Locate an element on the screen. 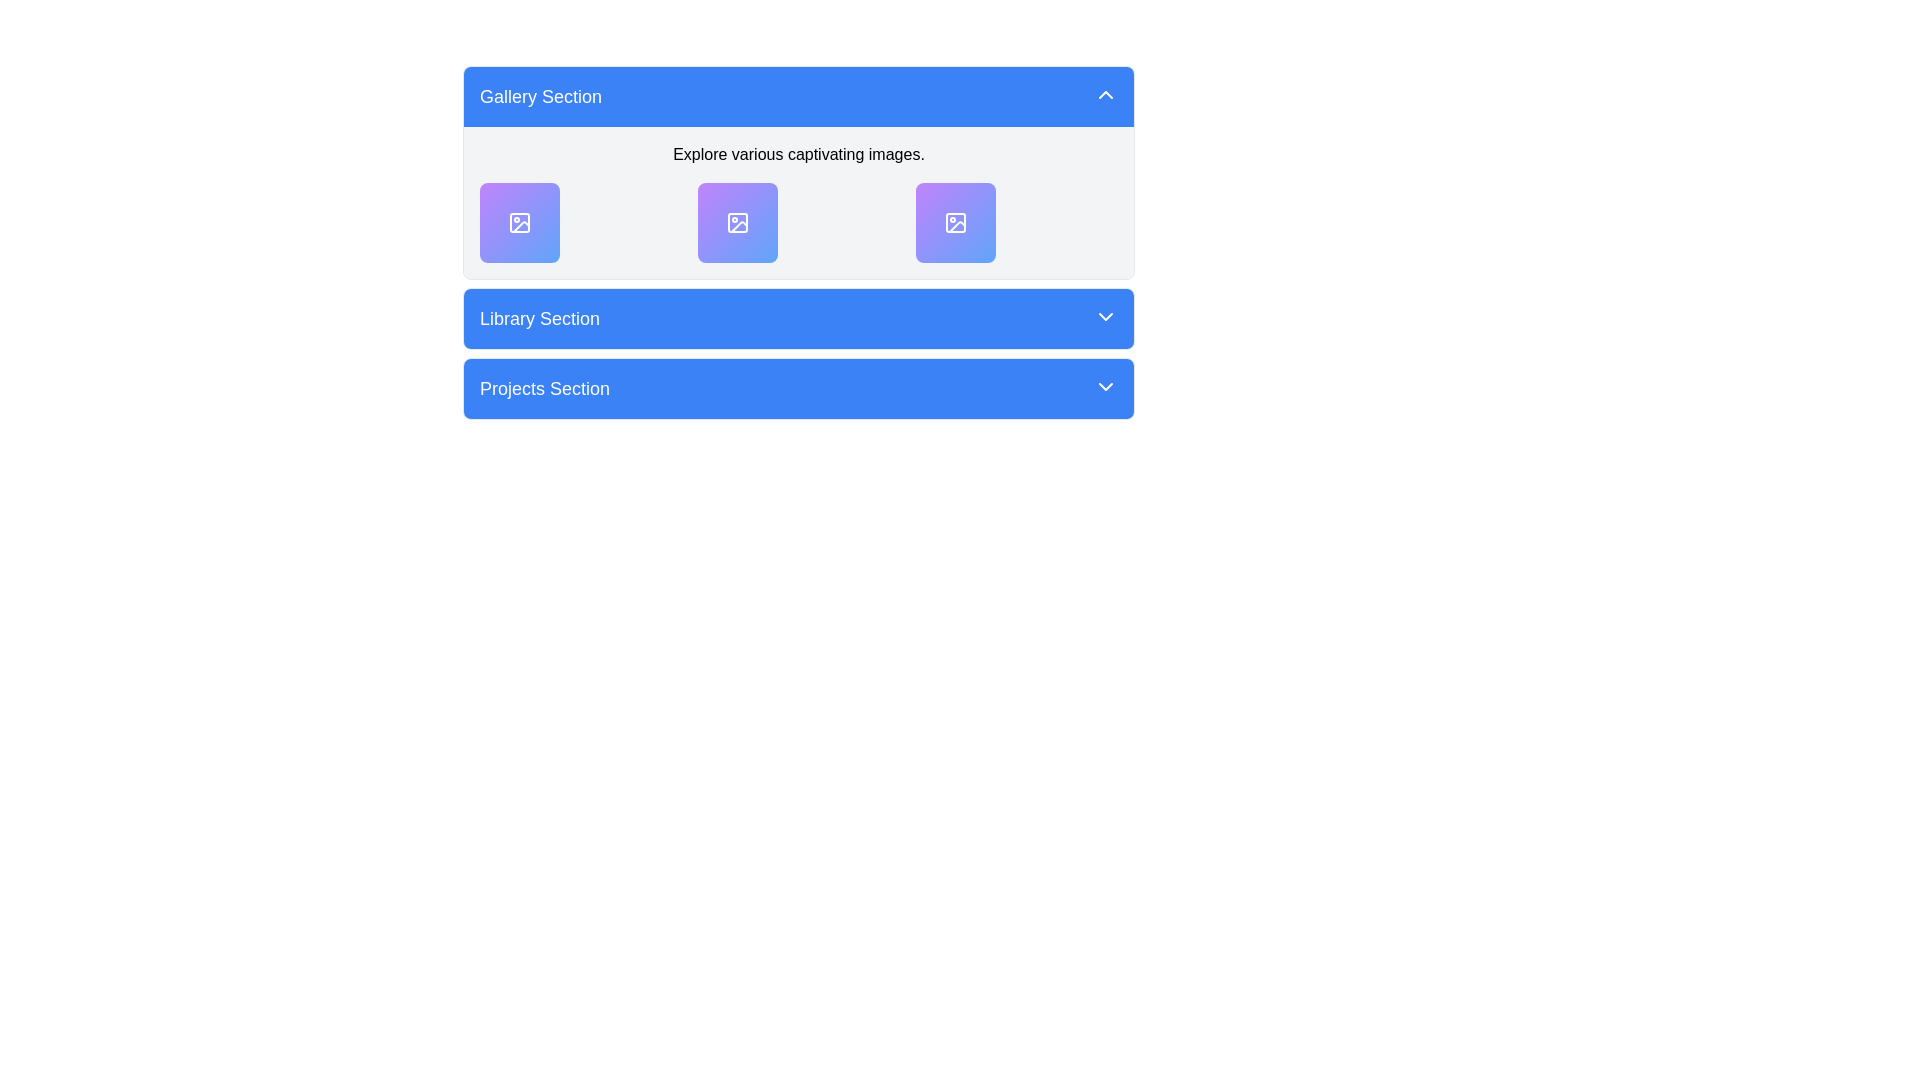 Image resolution: width=1920 pixels, height=1080 pixels. the decorative Graphic component of the SVG image located in the second item of the Gallery Section, positioned centrally in the second row of graphical elements is located at coordinates (954, 223).